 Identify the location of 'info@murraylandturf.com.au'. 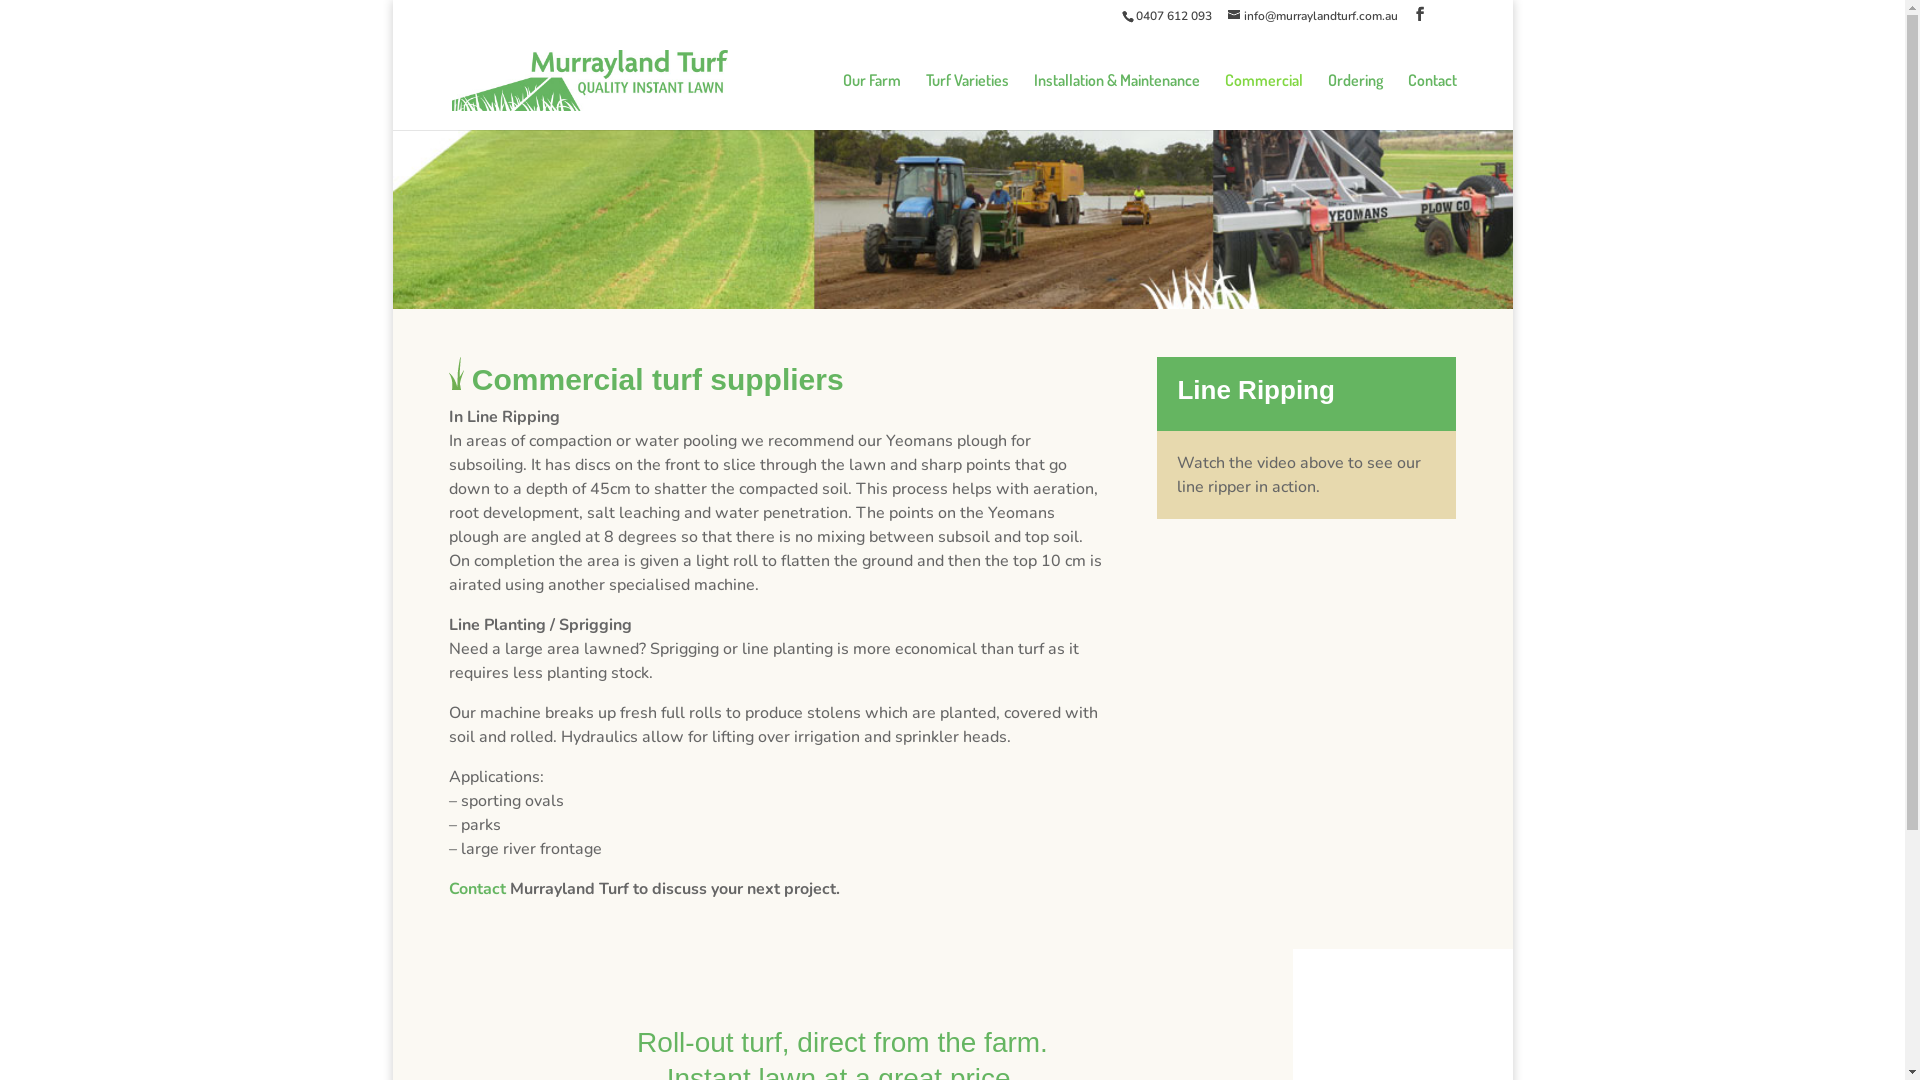
(1313, 15).